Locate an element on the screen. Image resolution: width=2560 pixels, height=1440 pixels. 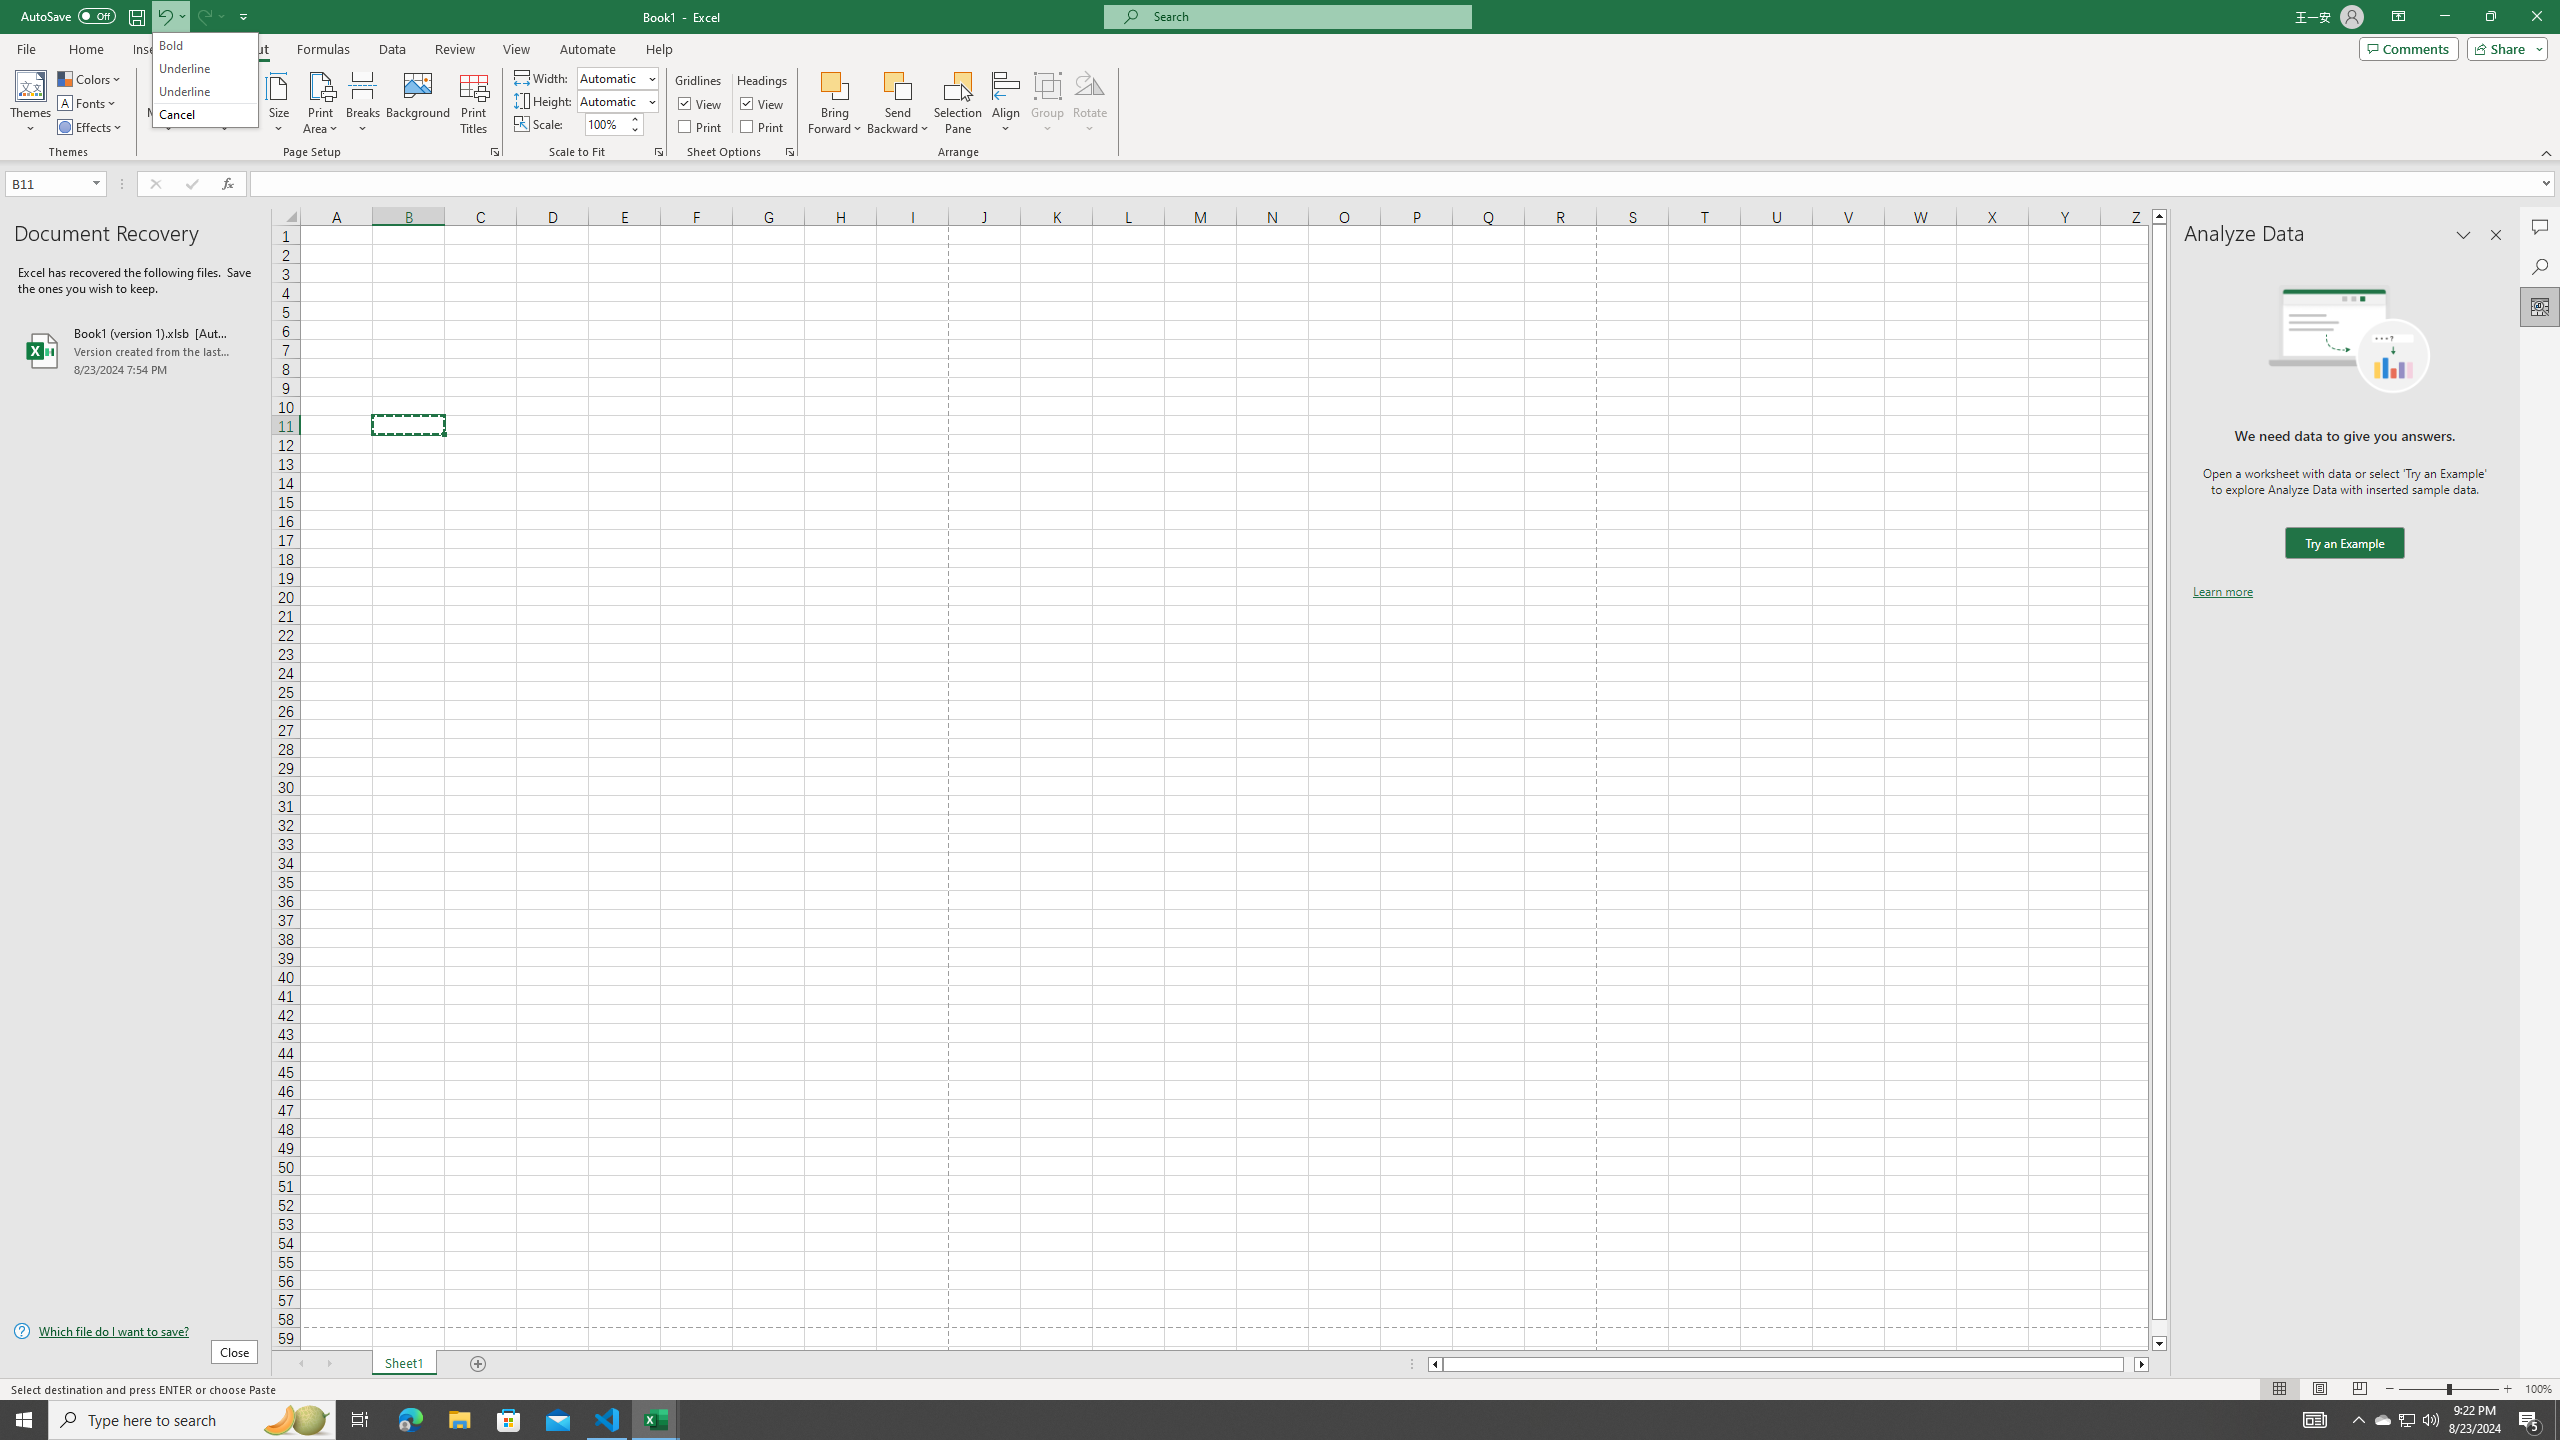
'Background...' is located at coordinates (417, 103).